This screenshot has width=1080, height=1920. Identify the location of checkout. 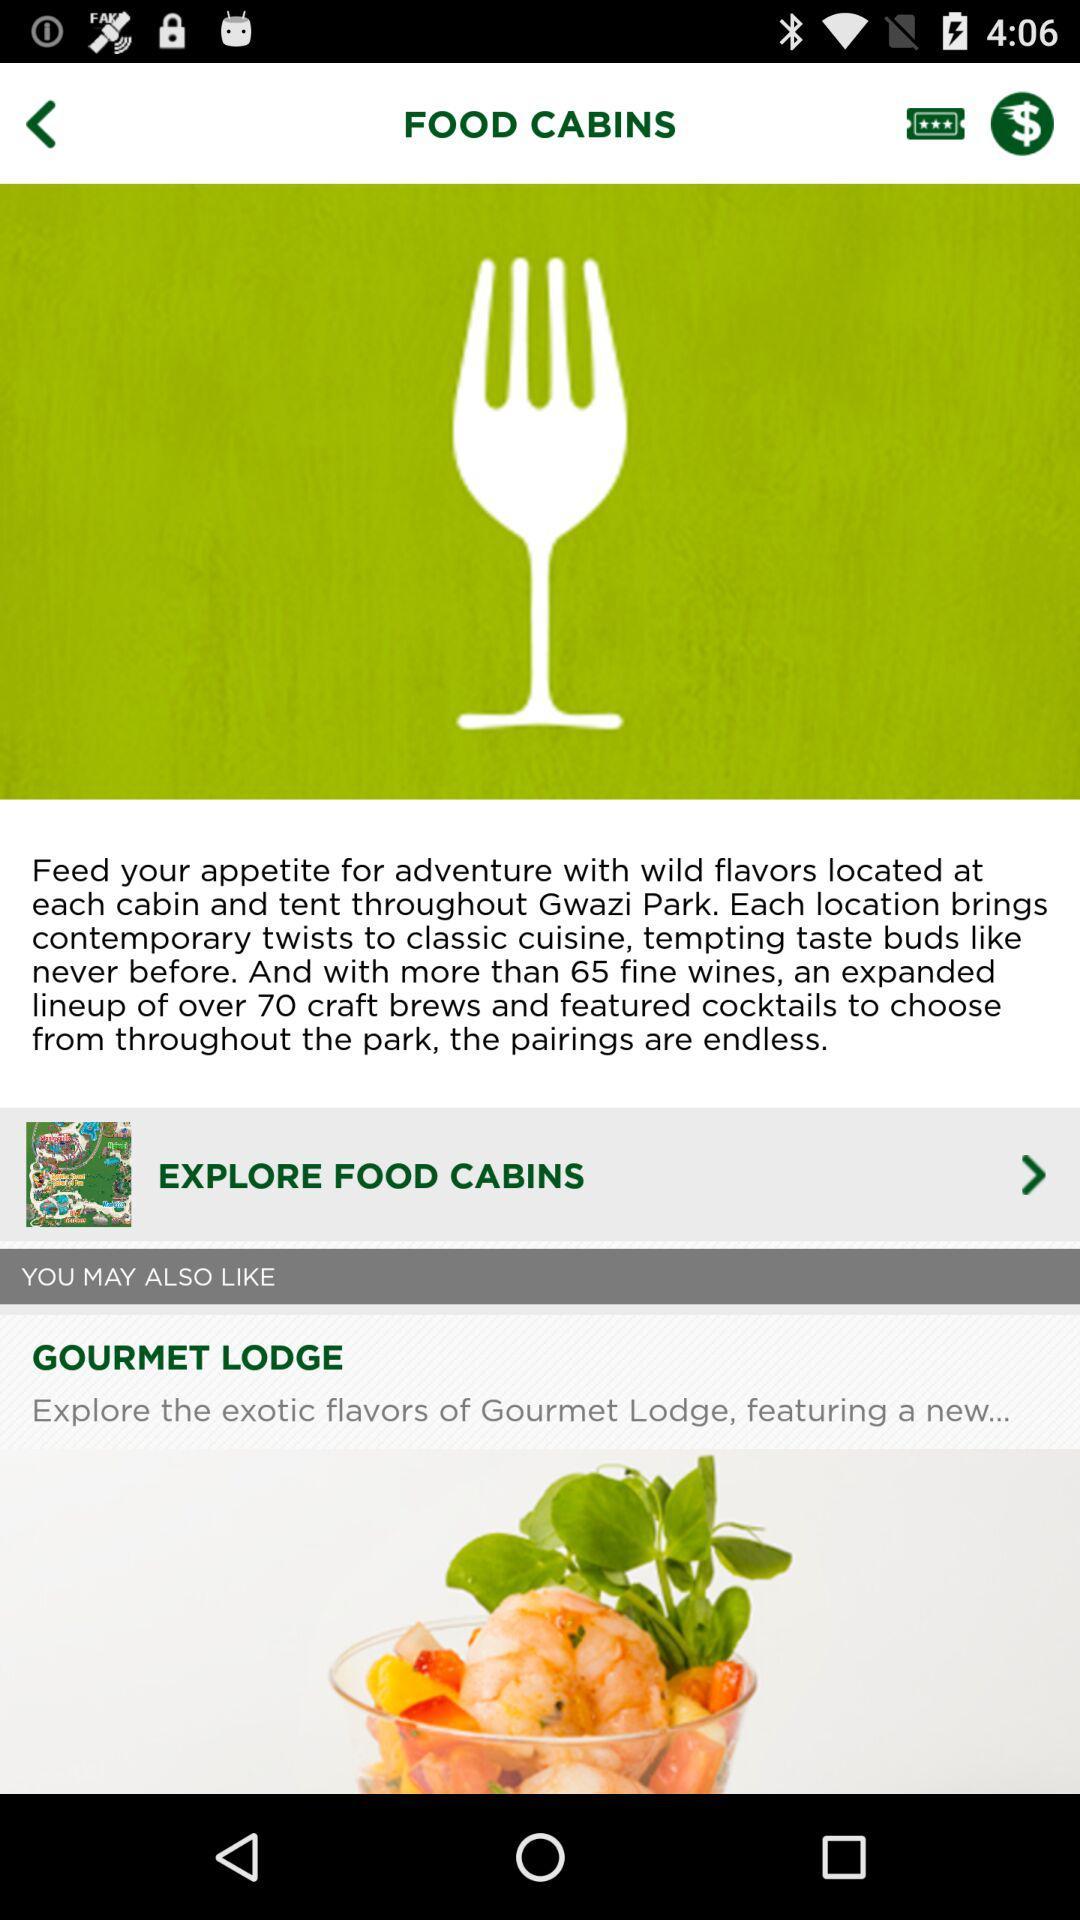
(1035, 122).